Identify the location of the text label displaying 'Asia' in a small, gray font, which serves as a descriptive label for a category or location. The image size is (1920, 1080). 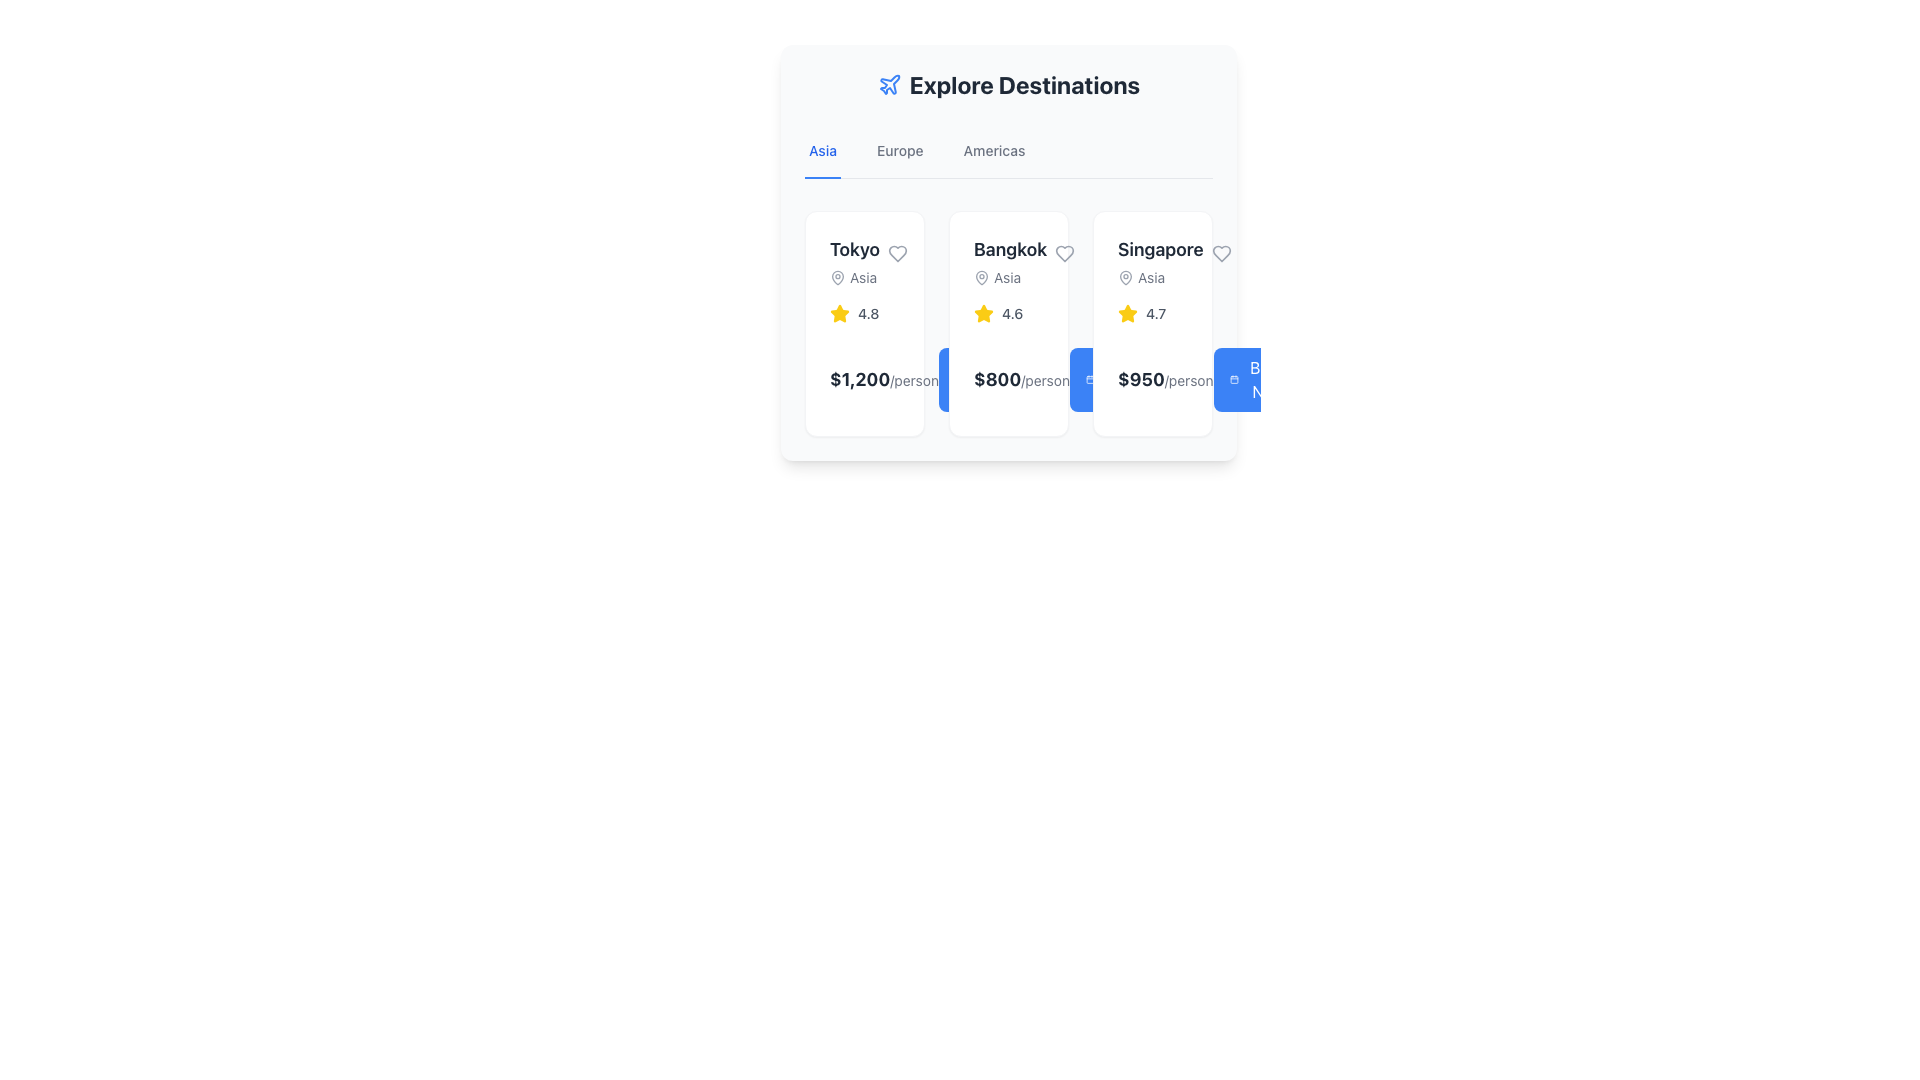
(863, 277).